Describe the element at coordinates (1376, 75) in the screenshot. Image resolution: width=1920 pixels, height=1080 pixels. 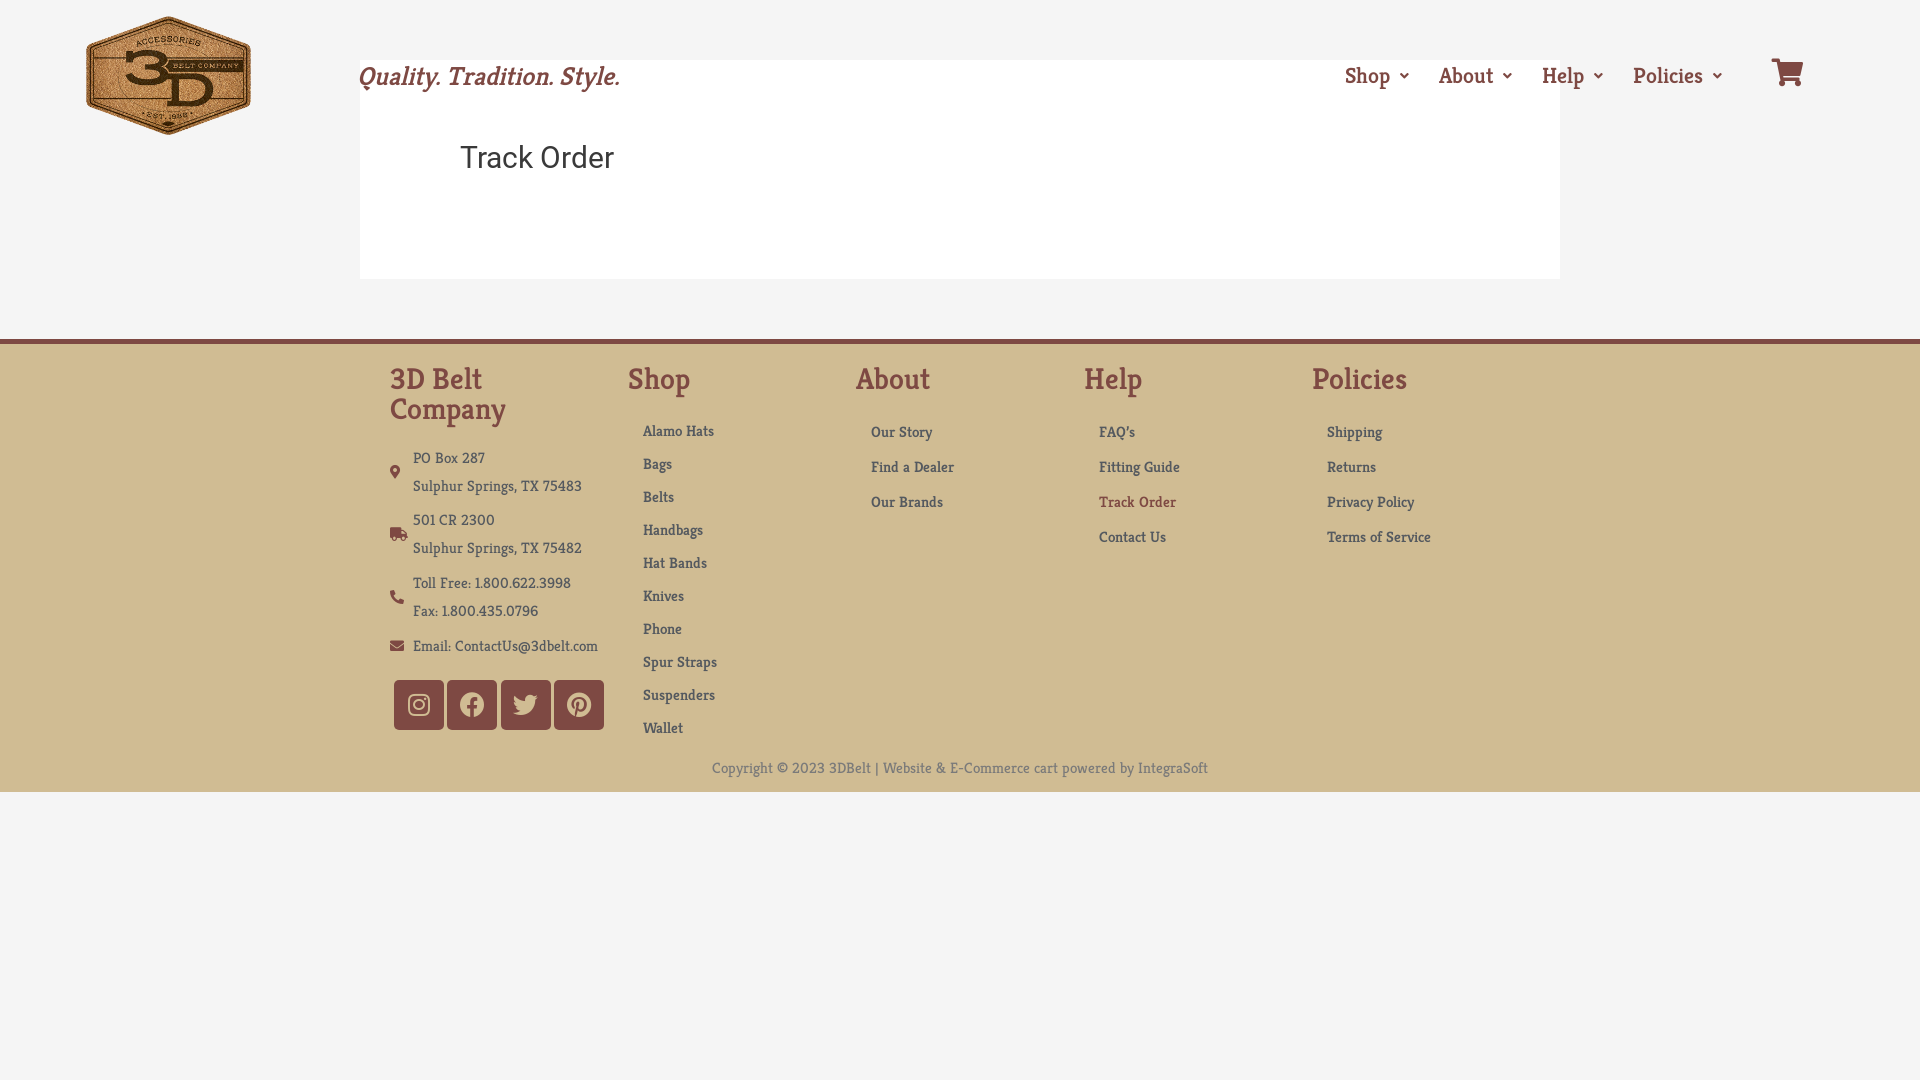
I see `'Shop'` at that location.